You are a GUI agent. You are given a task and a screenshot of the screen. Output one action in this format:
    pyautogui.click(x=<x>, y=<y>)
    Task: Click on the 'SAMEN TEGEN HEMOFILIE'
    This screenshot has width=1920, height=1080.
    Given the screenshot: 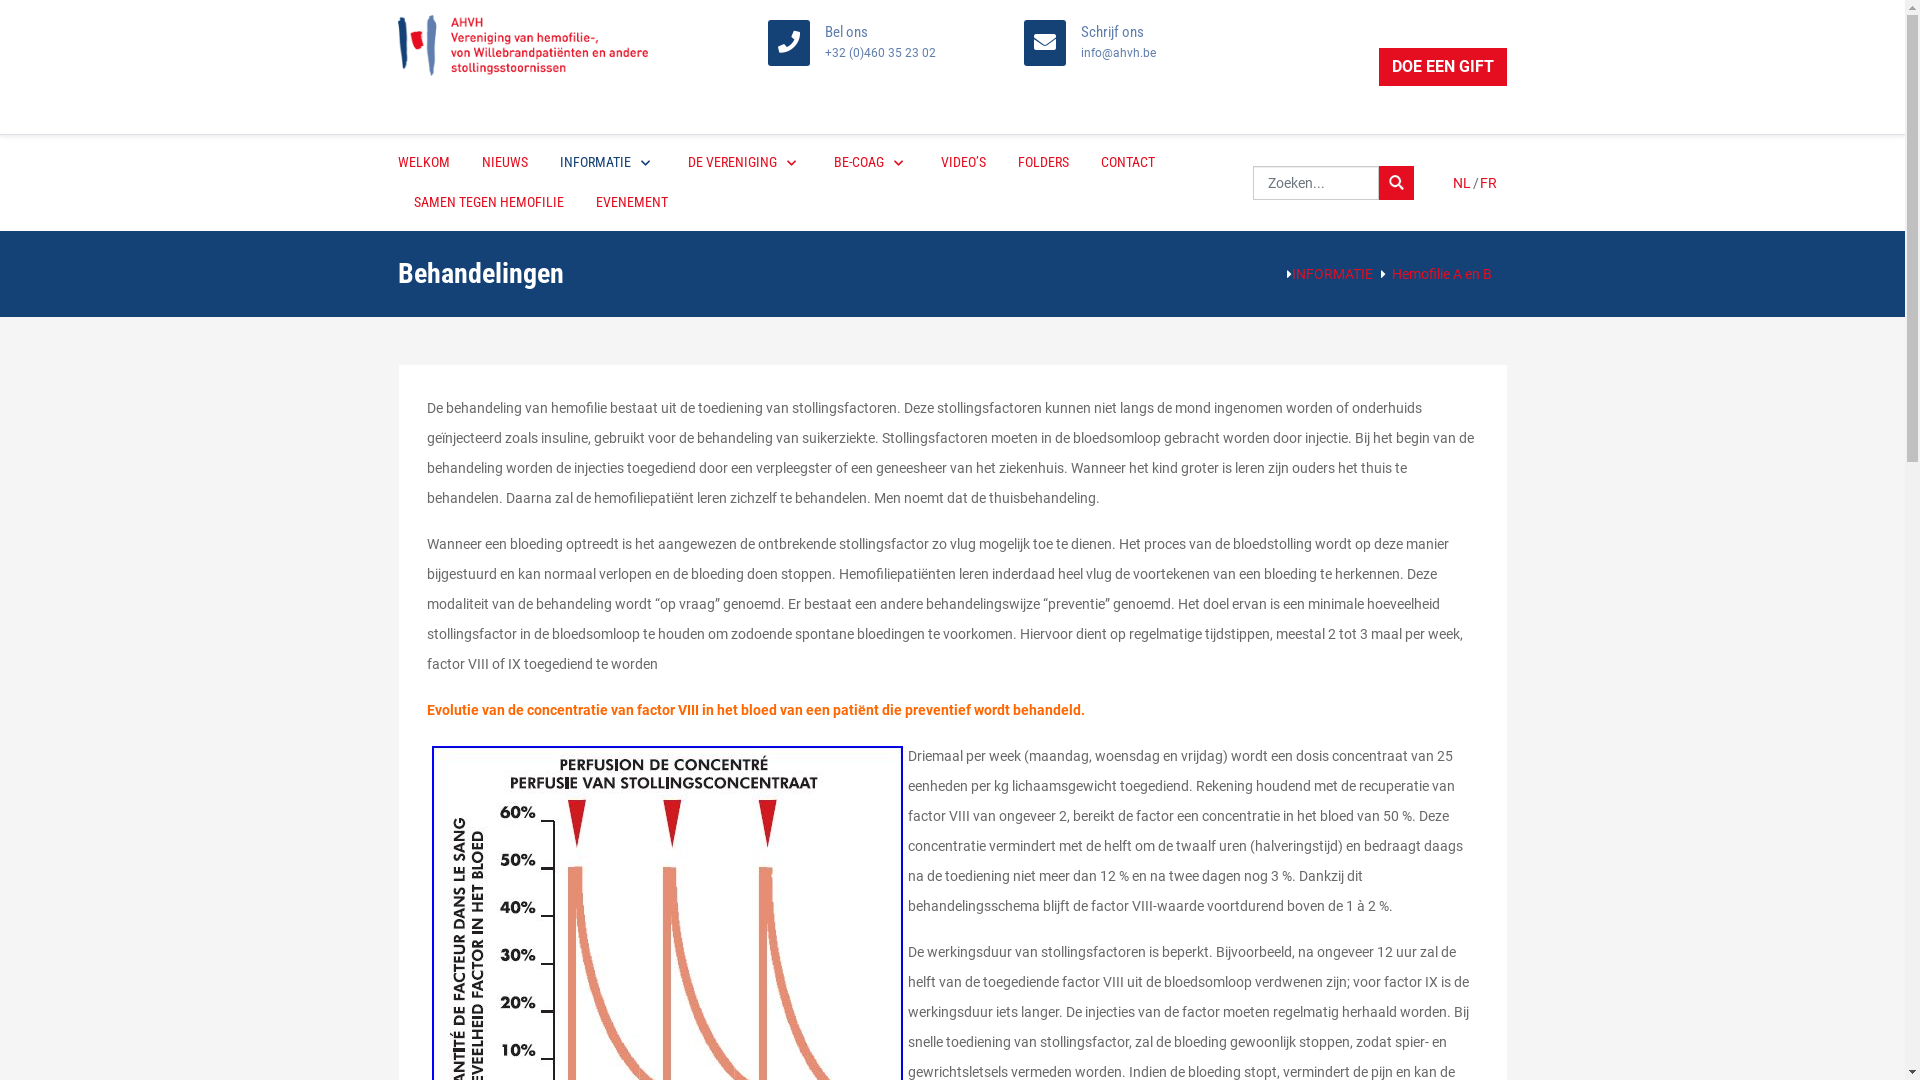 What is the action you would take?
    pyautogui.click(x=489, y=203)
    